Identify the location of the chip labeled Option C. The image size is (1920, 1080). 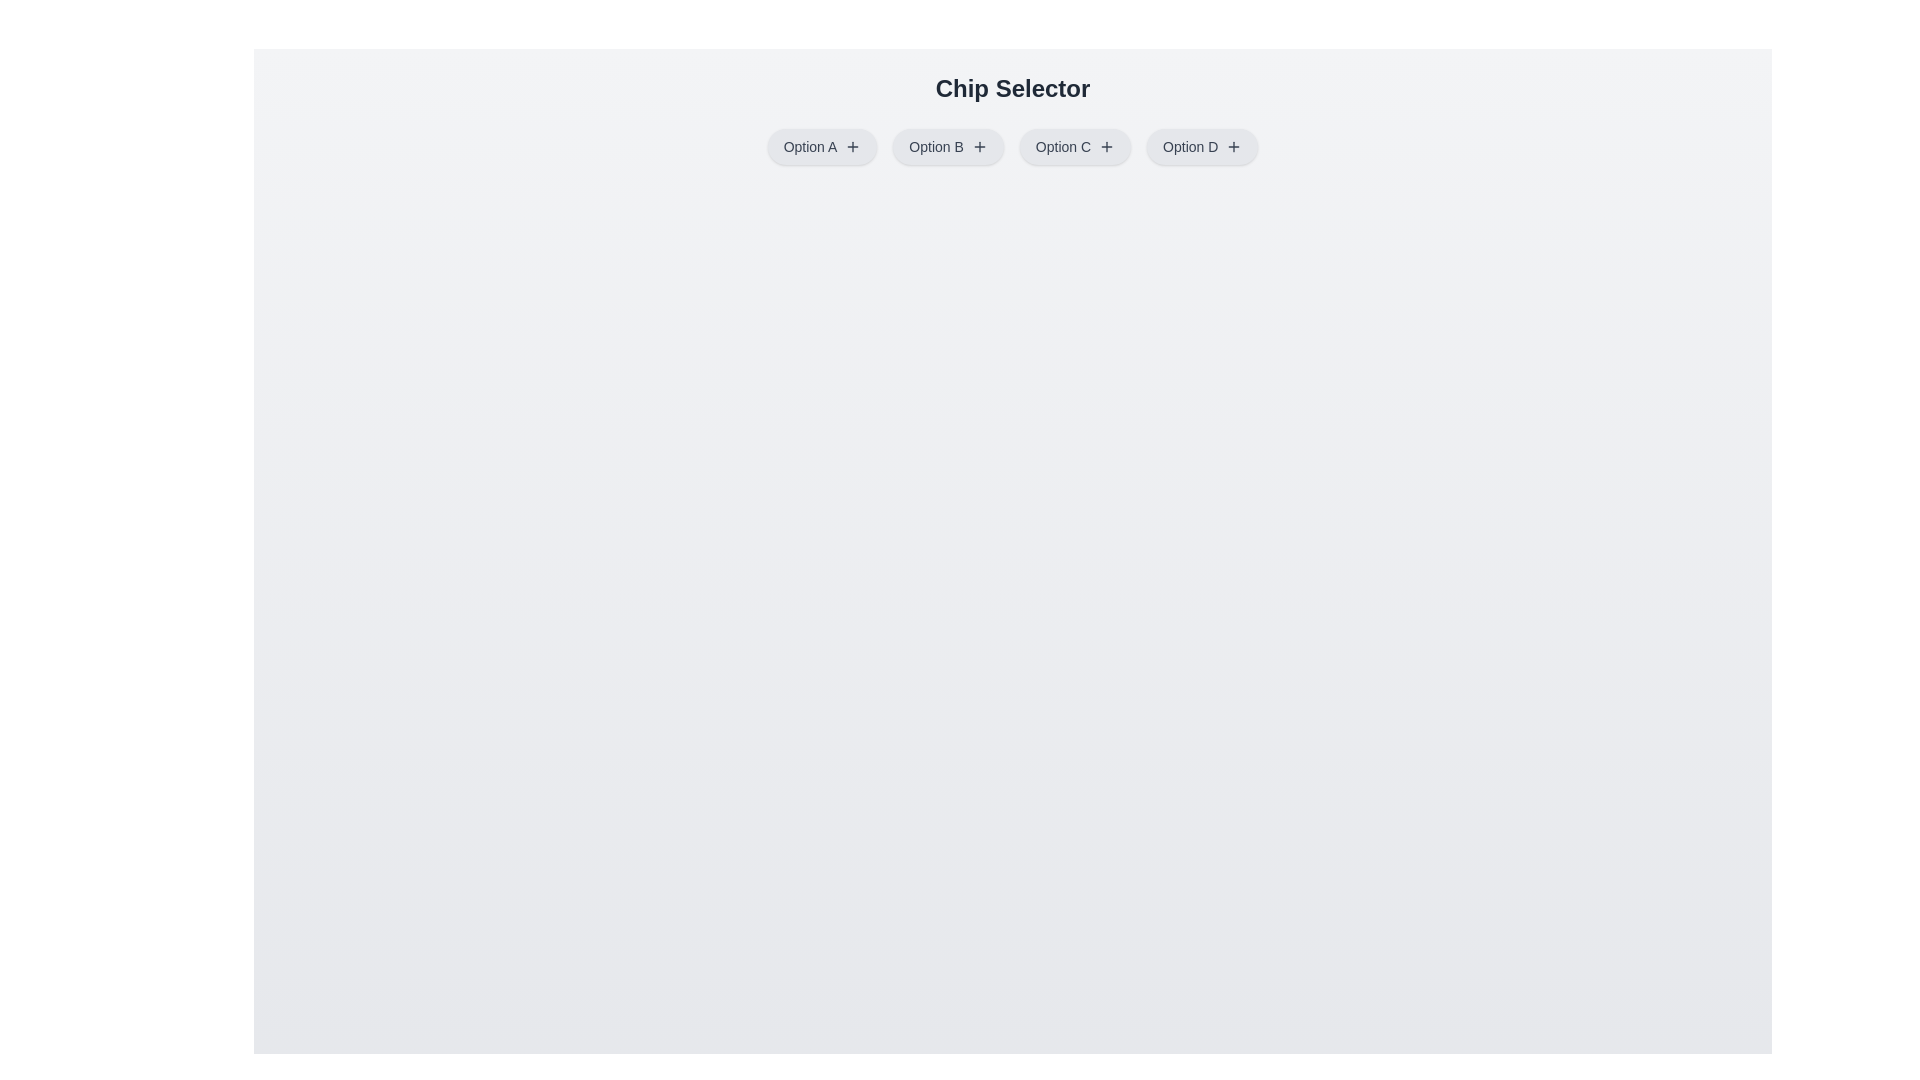
(1074, 145).